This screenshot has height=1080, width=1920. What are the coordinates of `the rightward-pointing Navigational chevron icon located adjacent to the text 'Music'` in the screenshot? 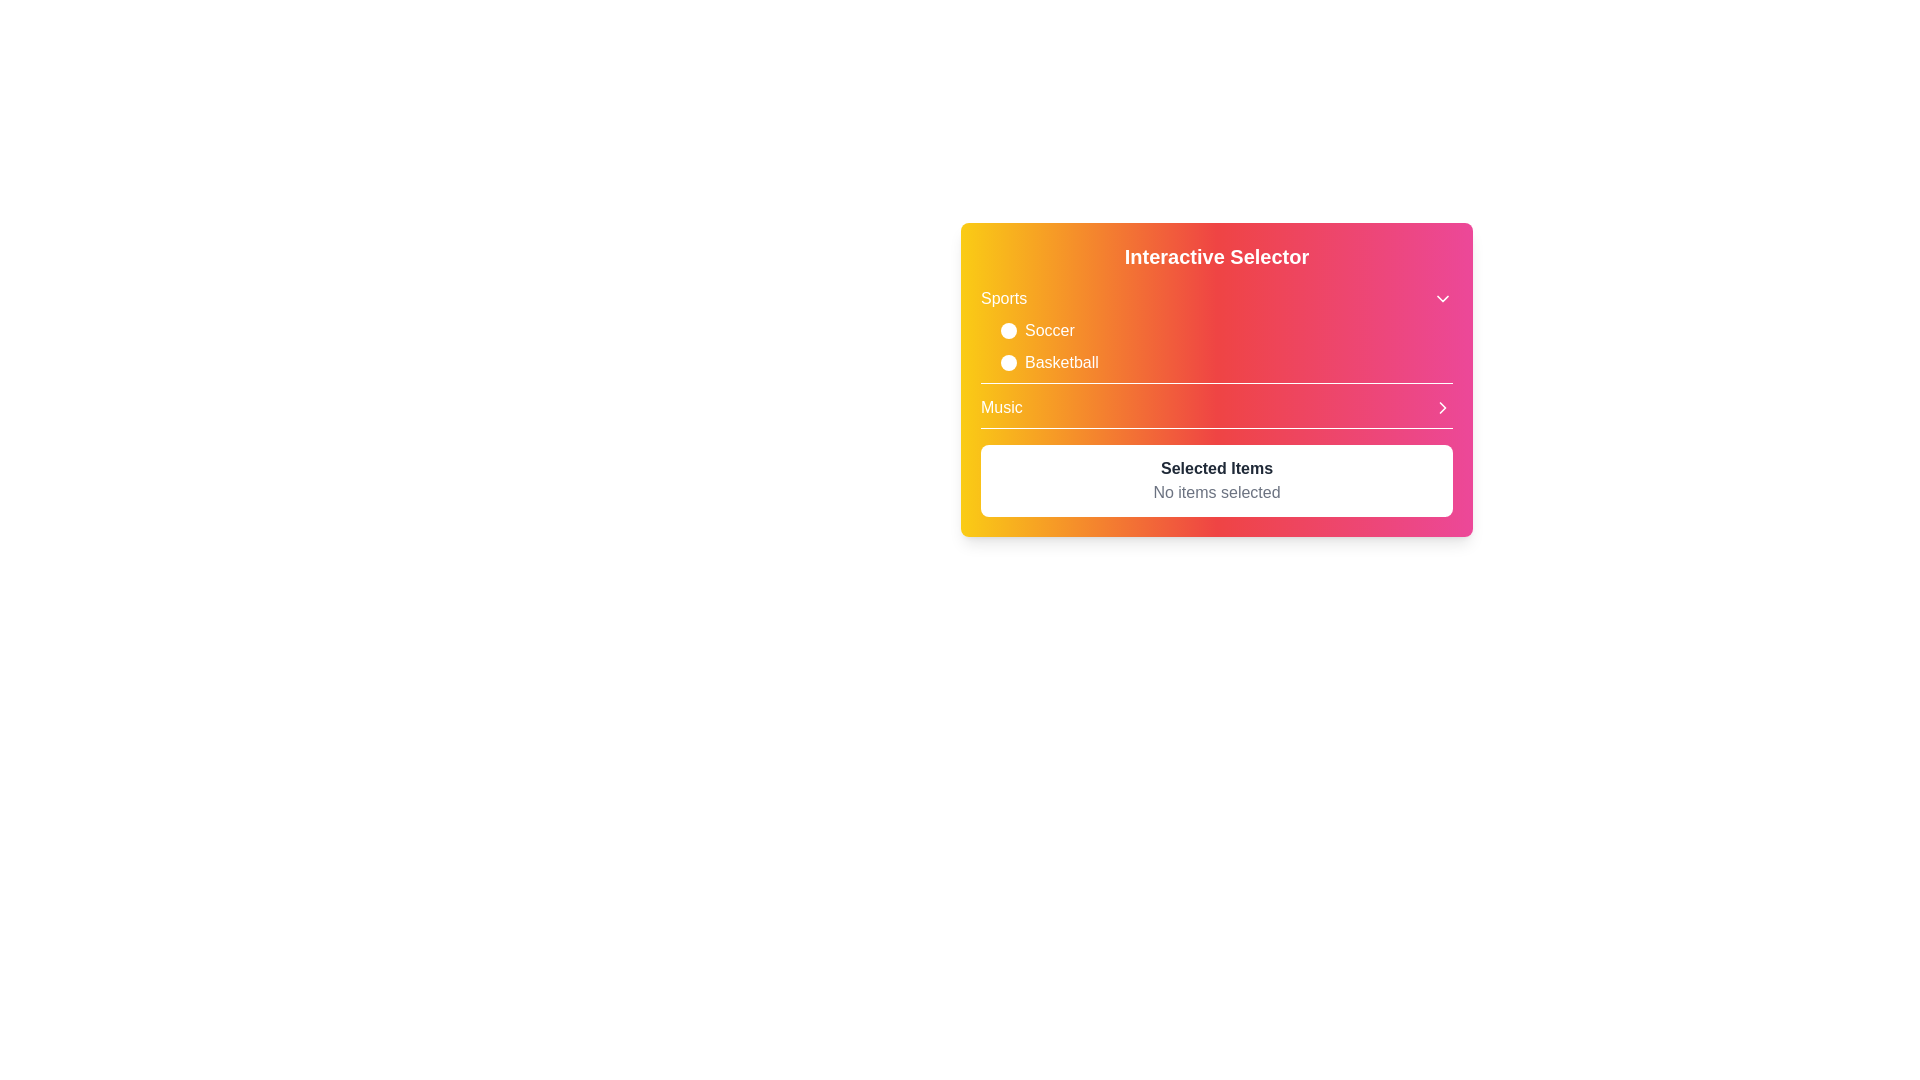 It's located at (1443, 407).